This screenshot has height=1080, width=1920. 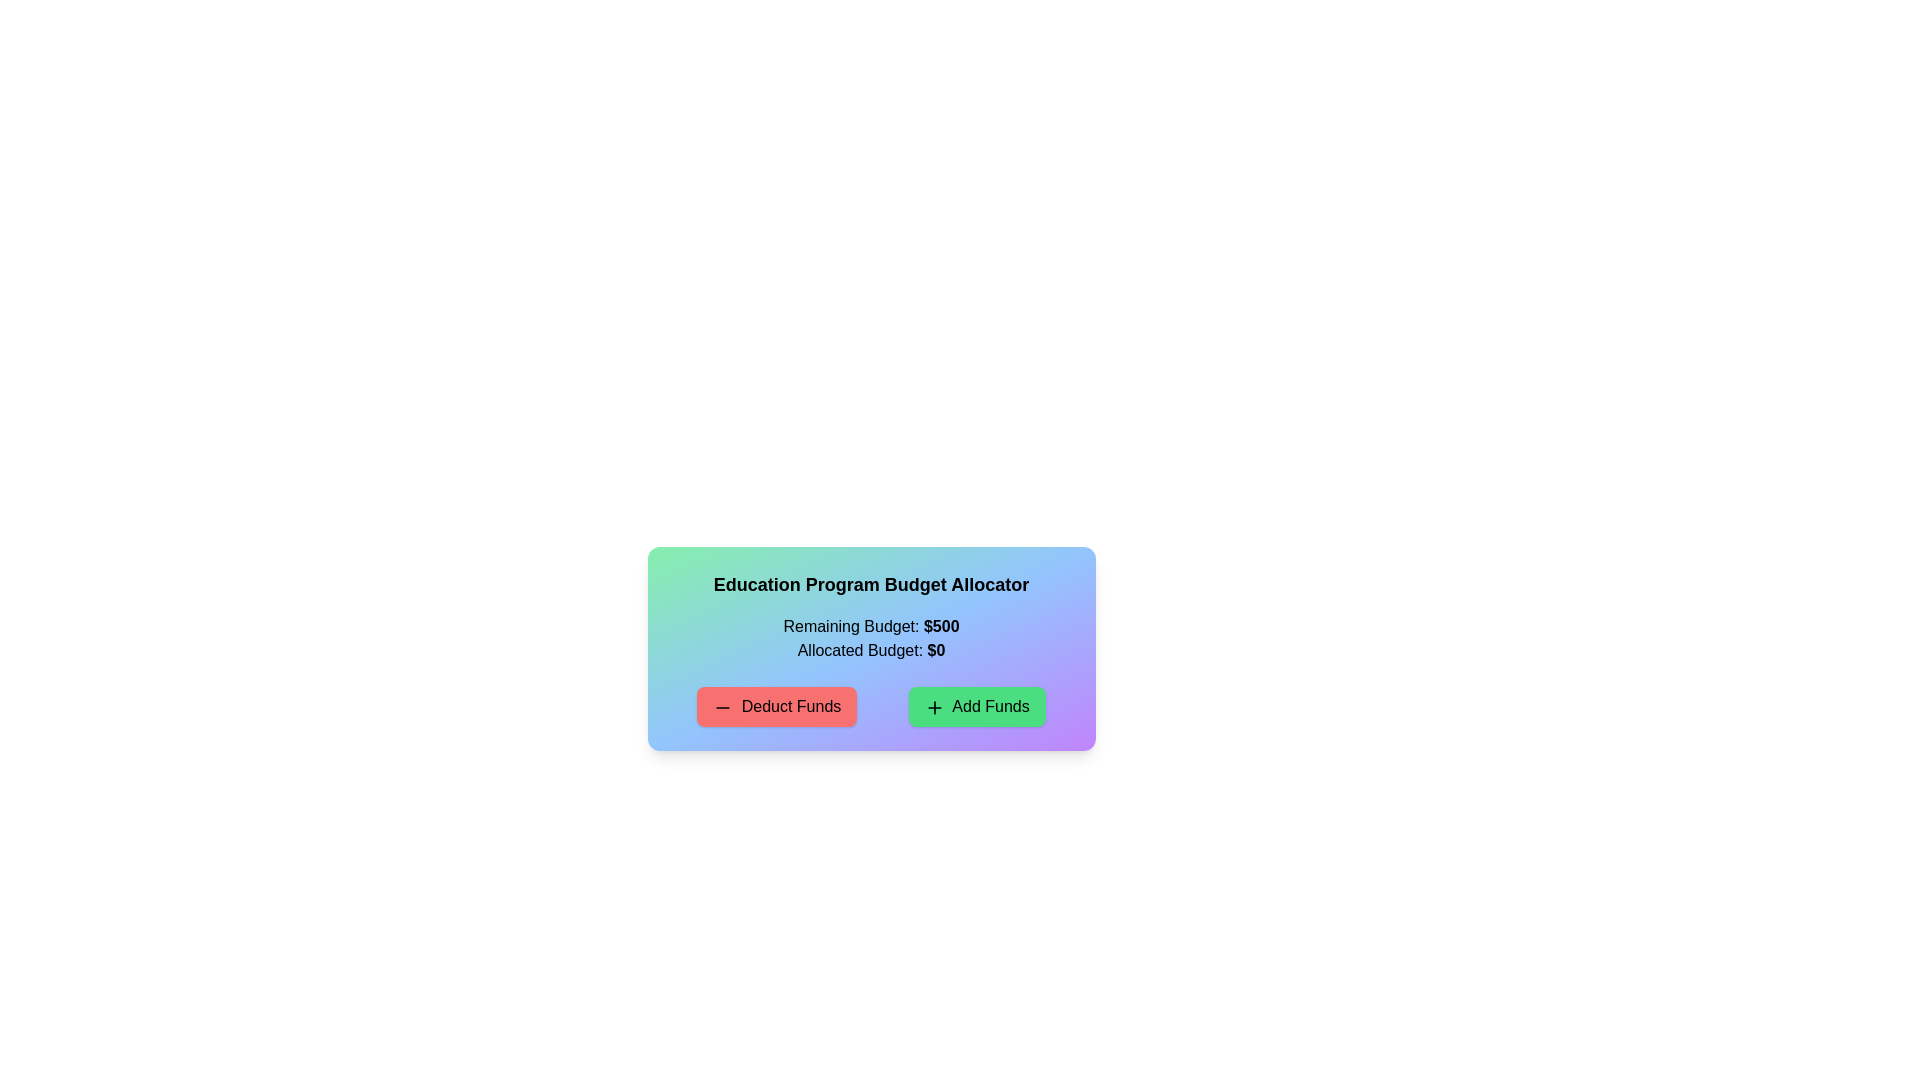 I want to click on the visual indicator icon for the 'Deduct Funds' button located at the bottom left of the interface beneath the 'Education Program Budget Allocator' heading, so click(x=722, y=706).